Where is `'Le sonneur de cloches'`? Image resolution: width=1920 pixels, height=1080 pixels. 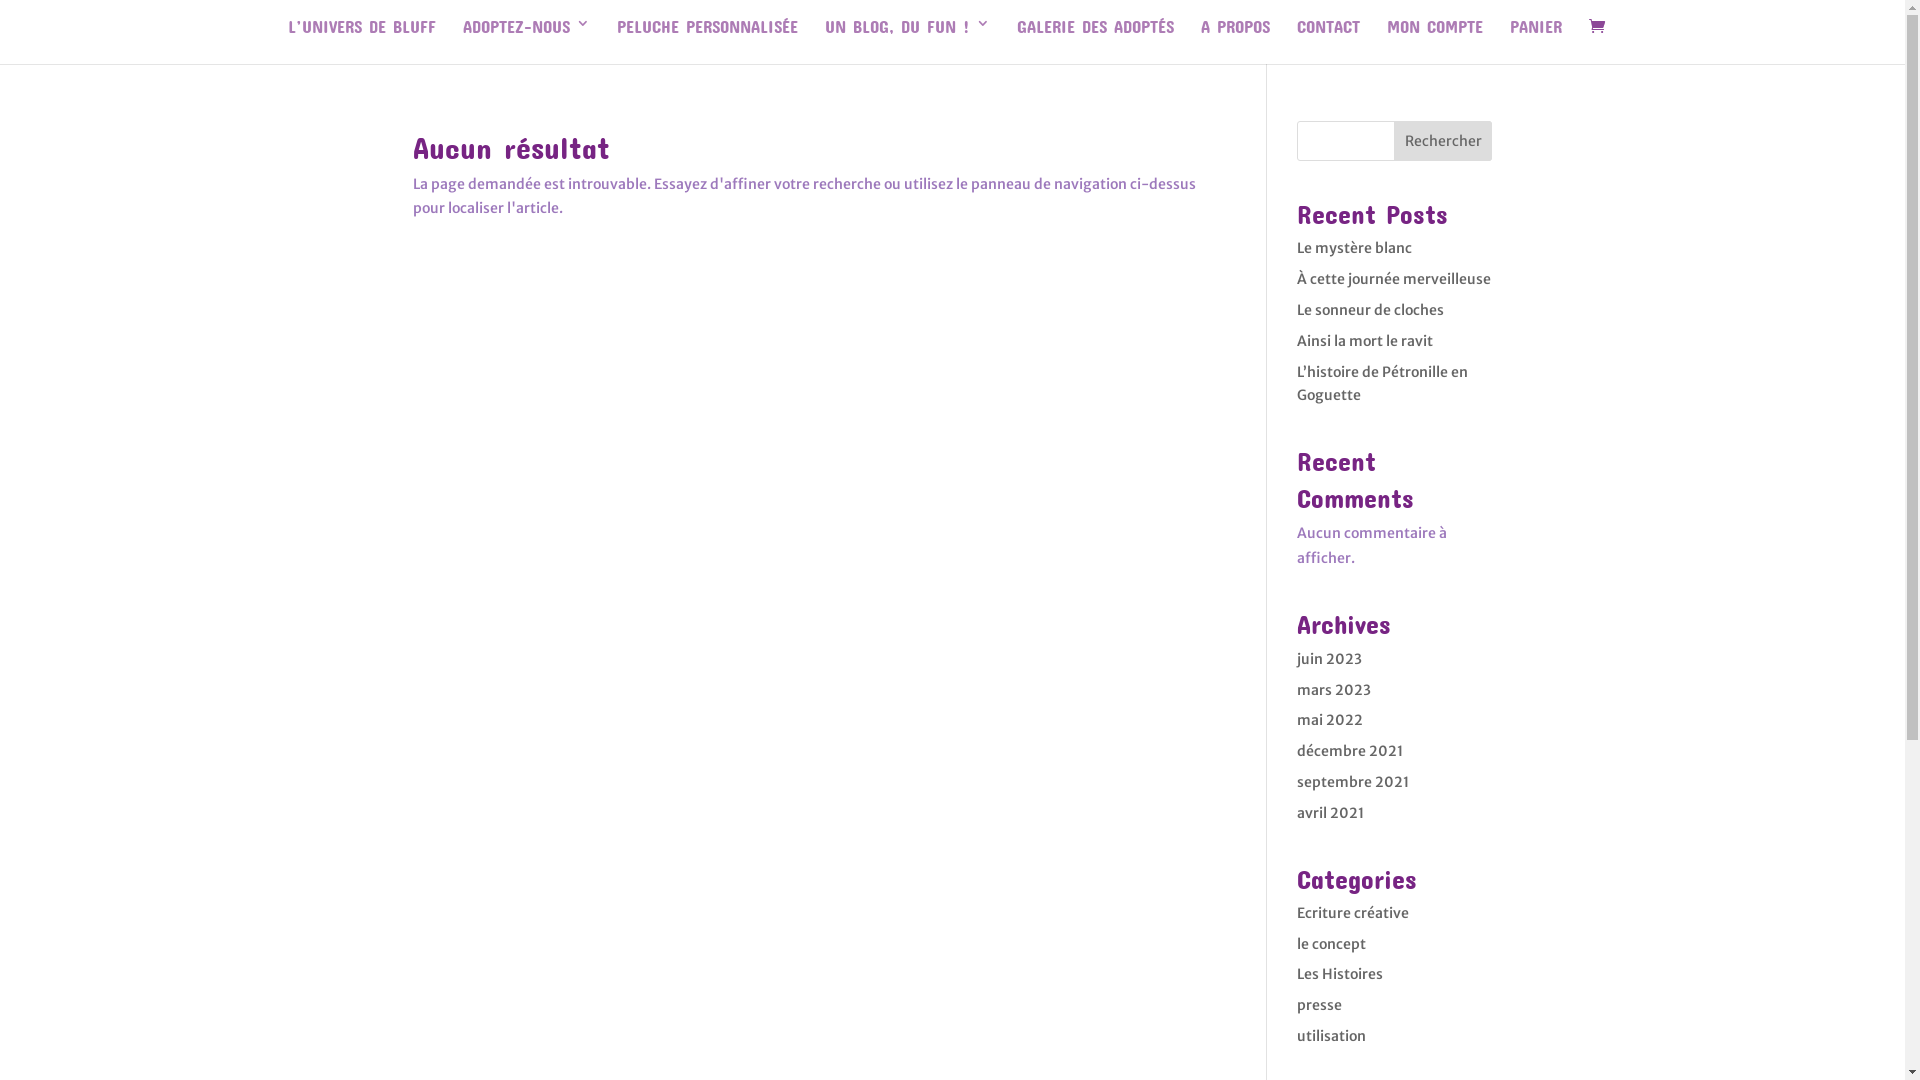 'Le sonneur de cloches' is located at coordinates (1369, 309).